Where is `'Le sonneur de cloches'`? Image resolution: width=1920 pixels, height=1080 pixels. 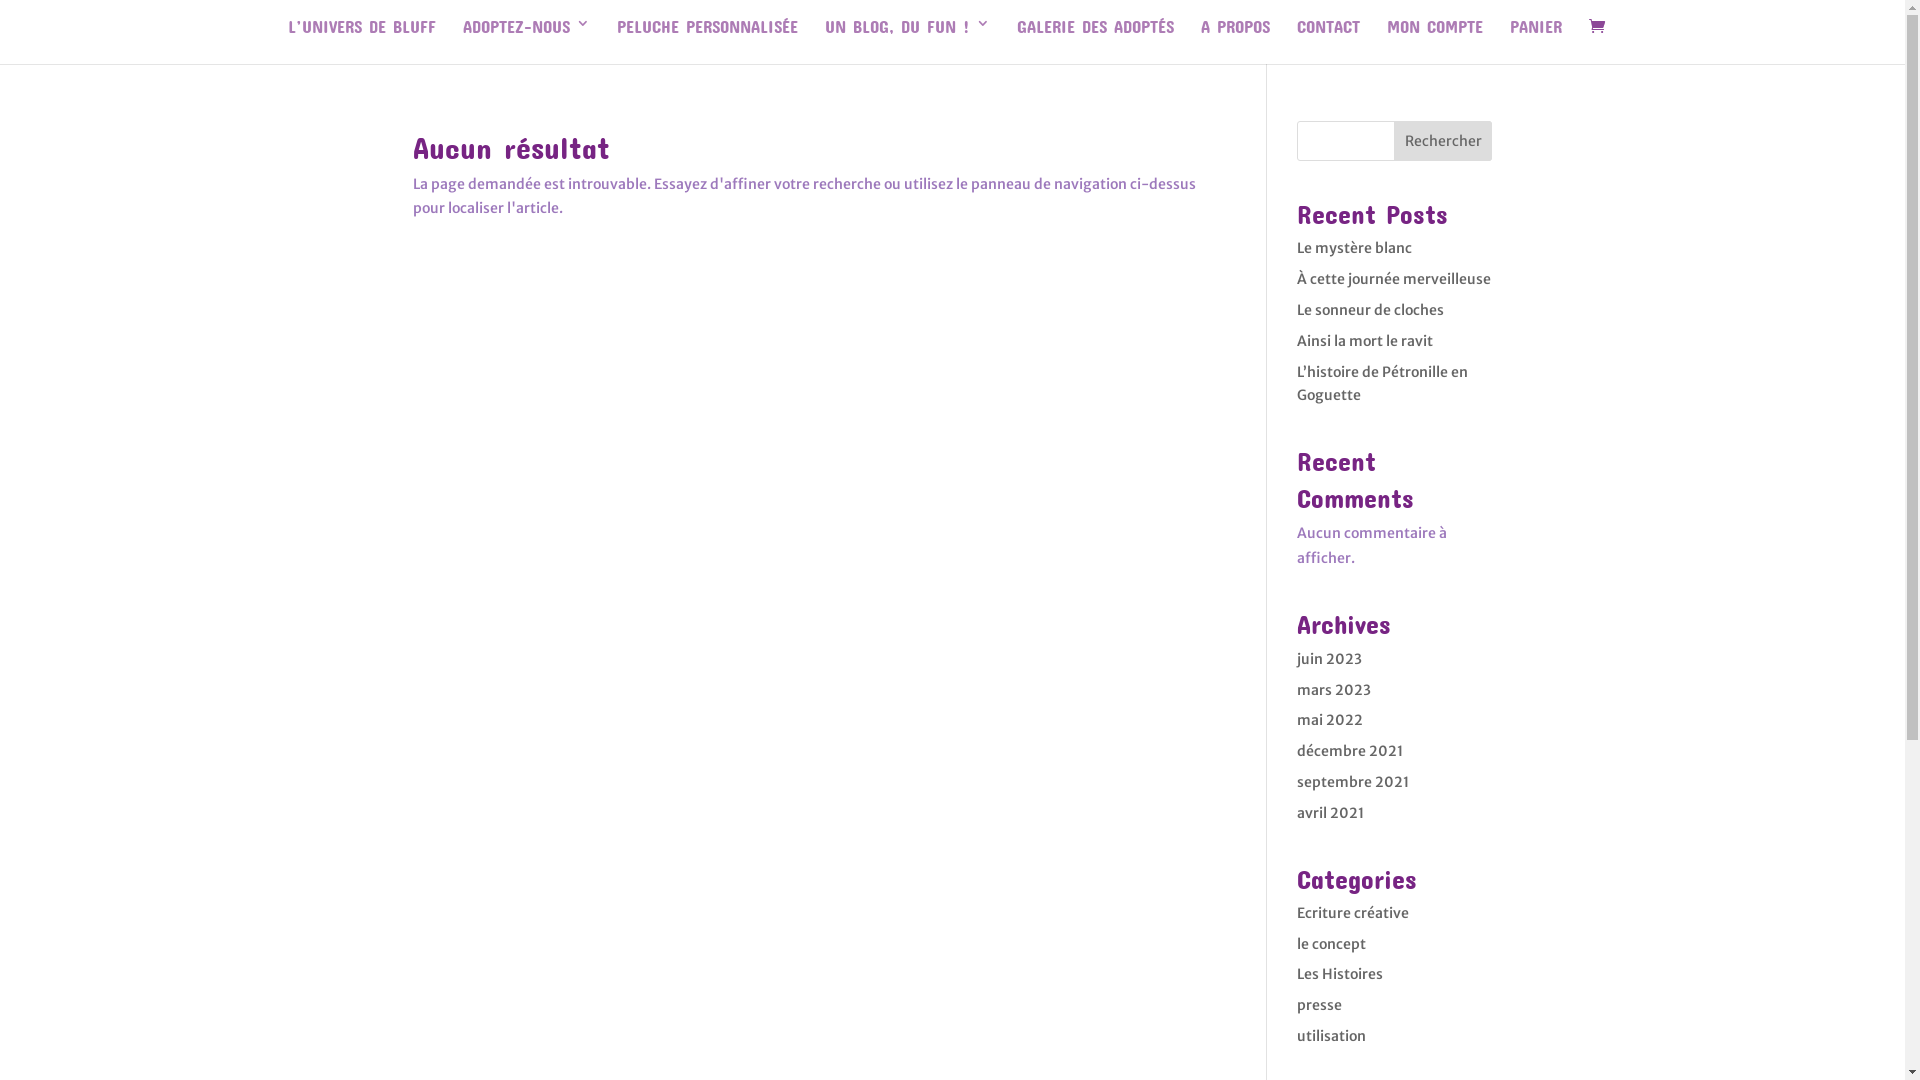 'Le sonneur de cloches' is located at coordinates (1369, 309).